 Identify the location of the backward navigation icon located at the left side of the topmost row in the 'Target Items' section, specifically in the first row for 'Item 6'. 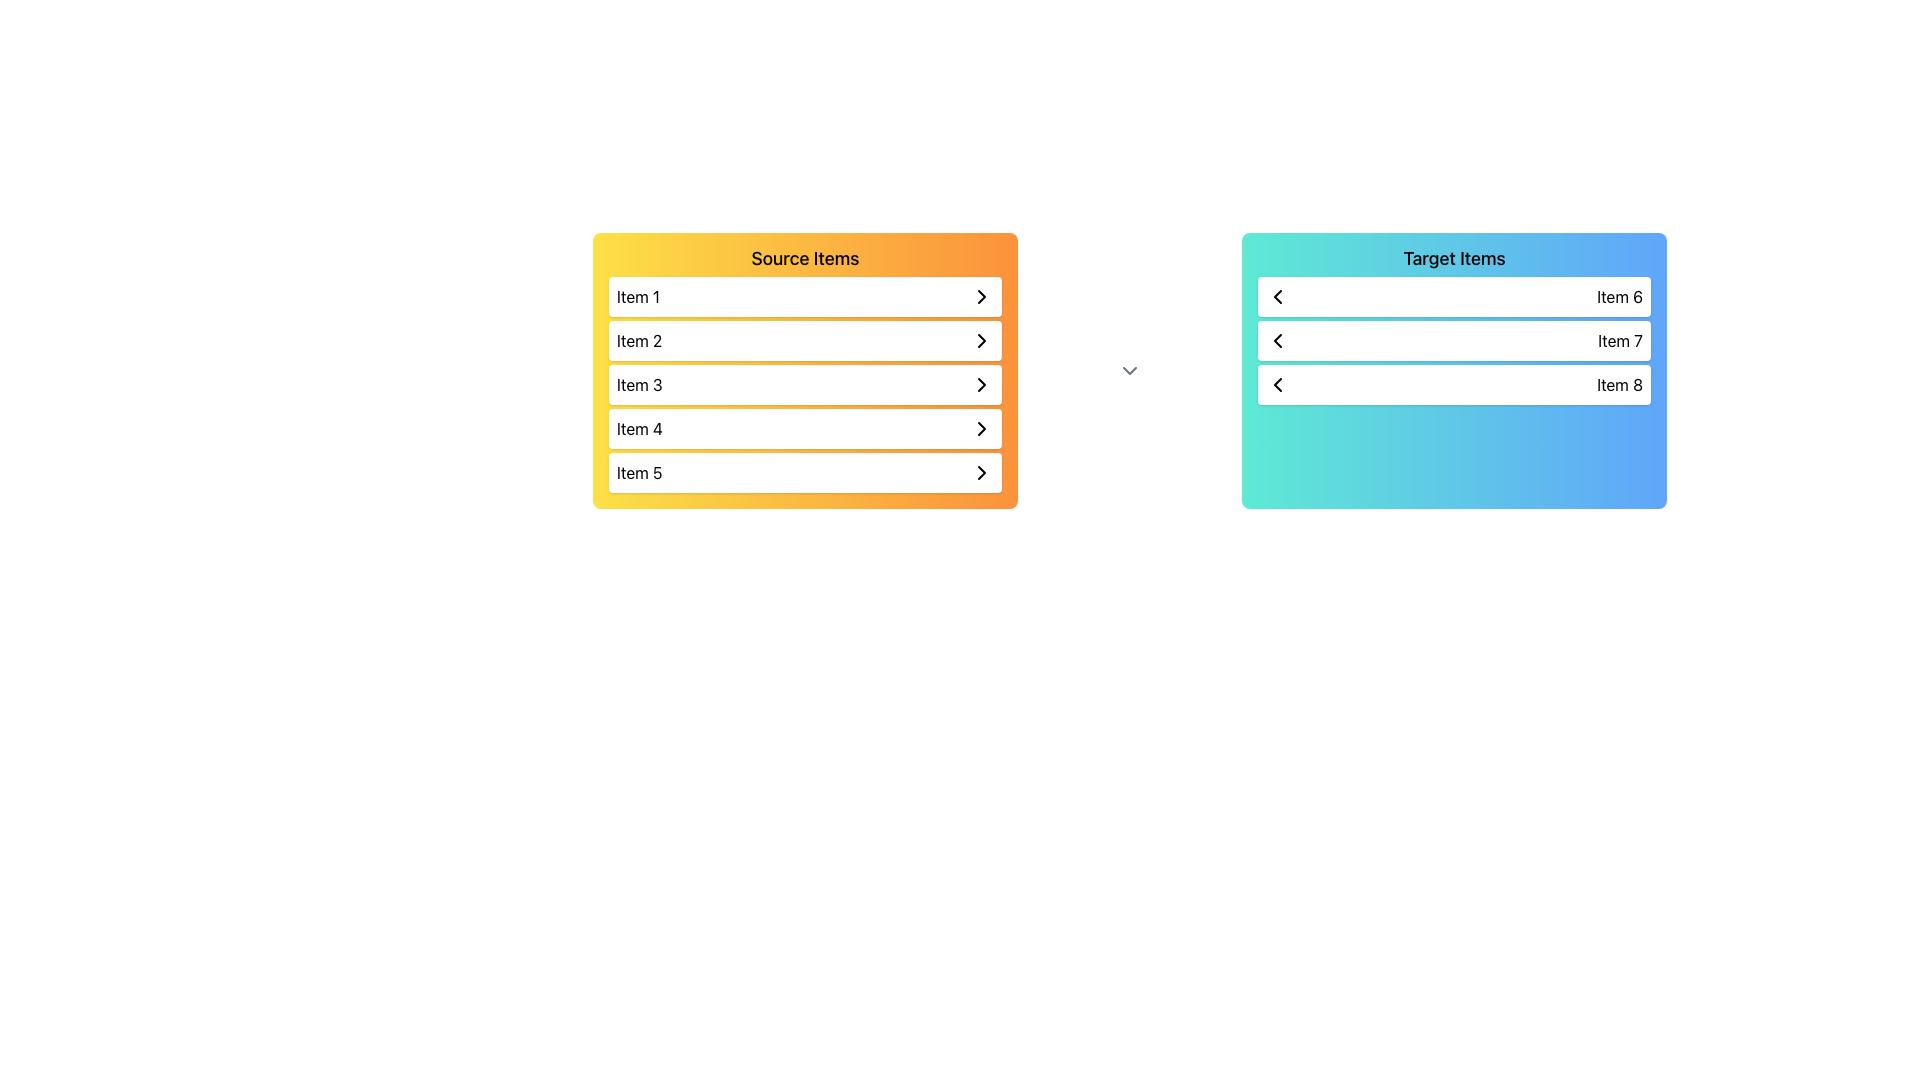
(1276, 297).